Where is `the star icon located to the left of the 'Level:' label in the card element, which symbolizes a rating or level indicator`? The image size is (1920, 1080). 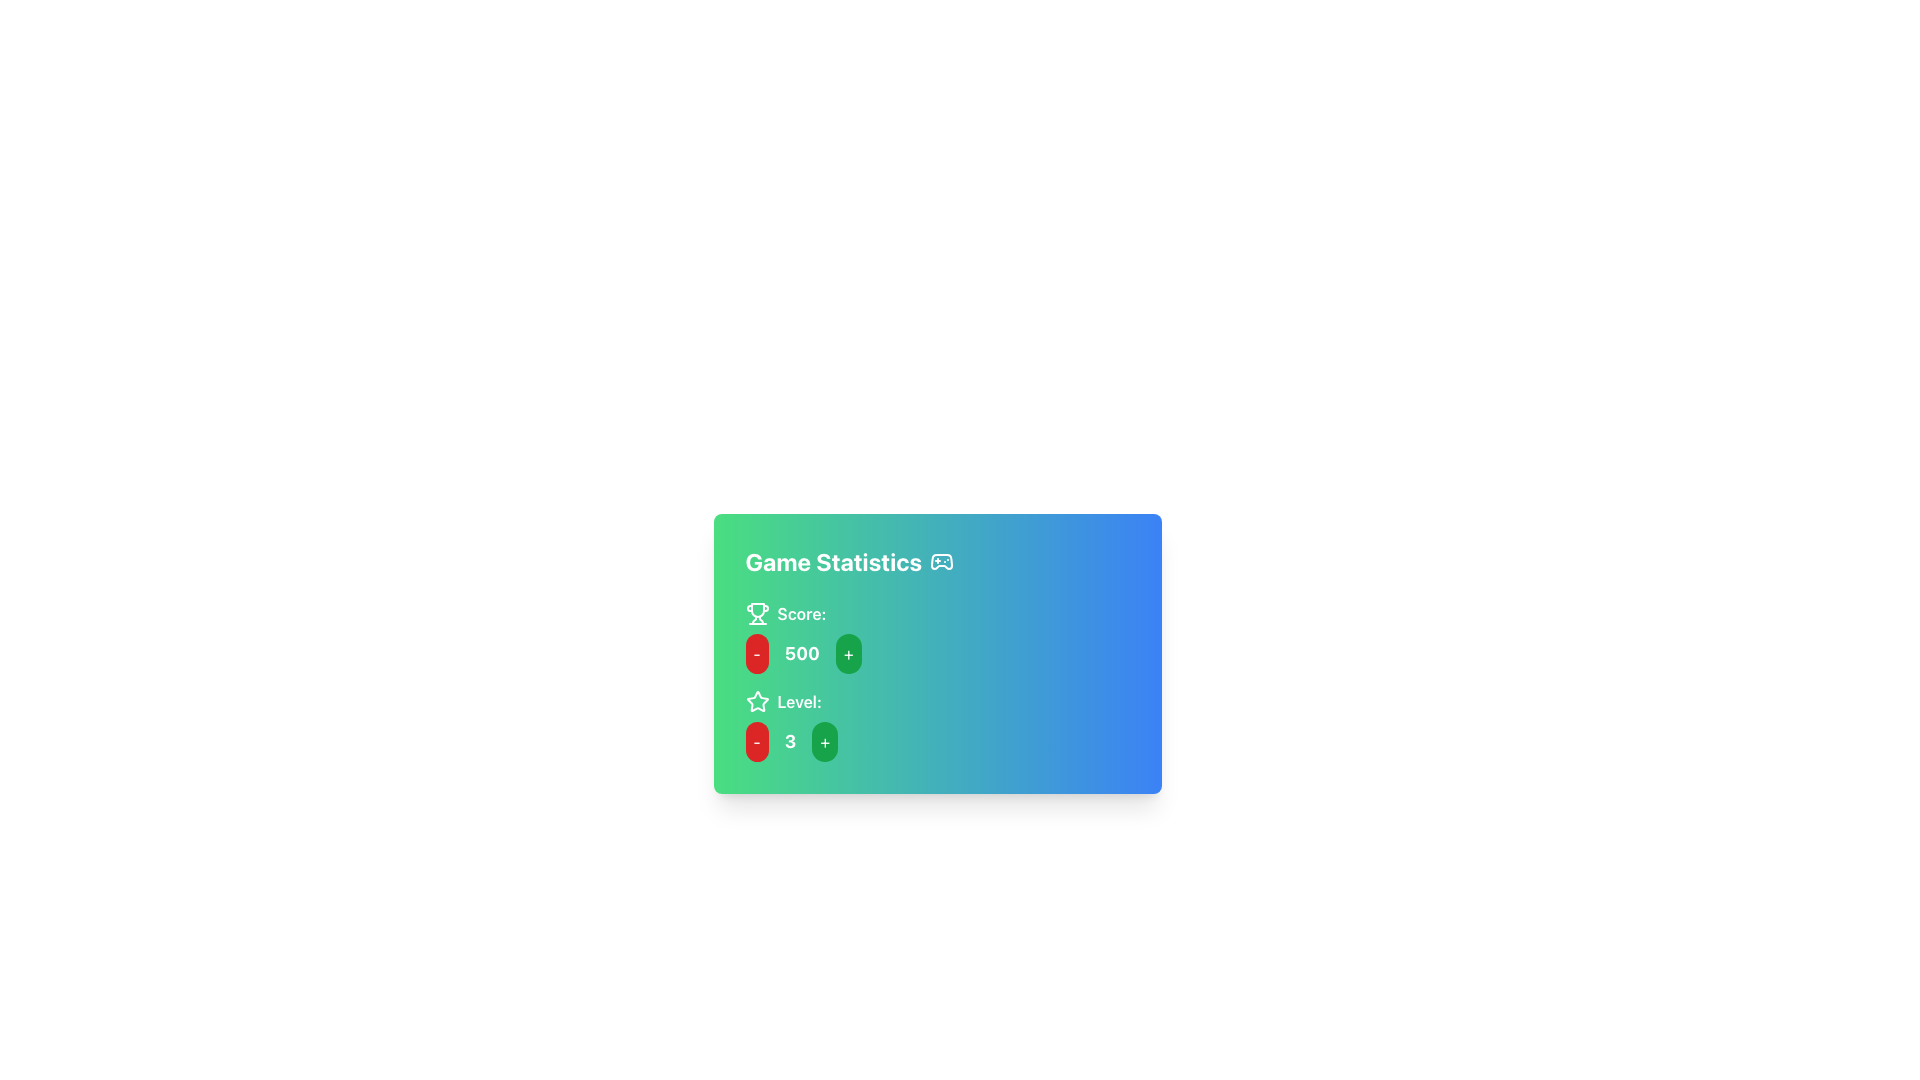
the star icon located to the left of the 'Level:' label in the card element, which symbolizes a rating or level indicator is located at coordinates (756, 701).